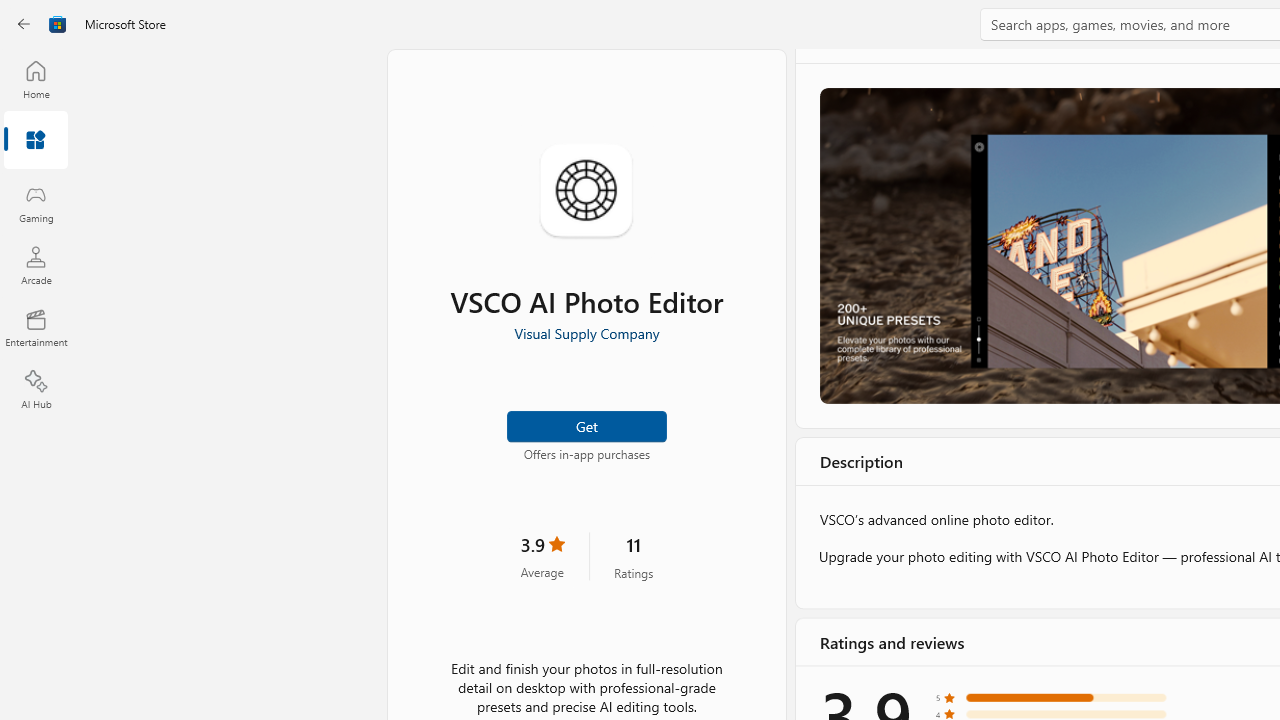  Describe the element at coordinates (35, 78) in the screenshot. I see `'Home'` at that location.